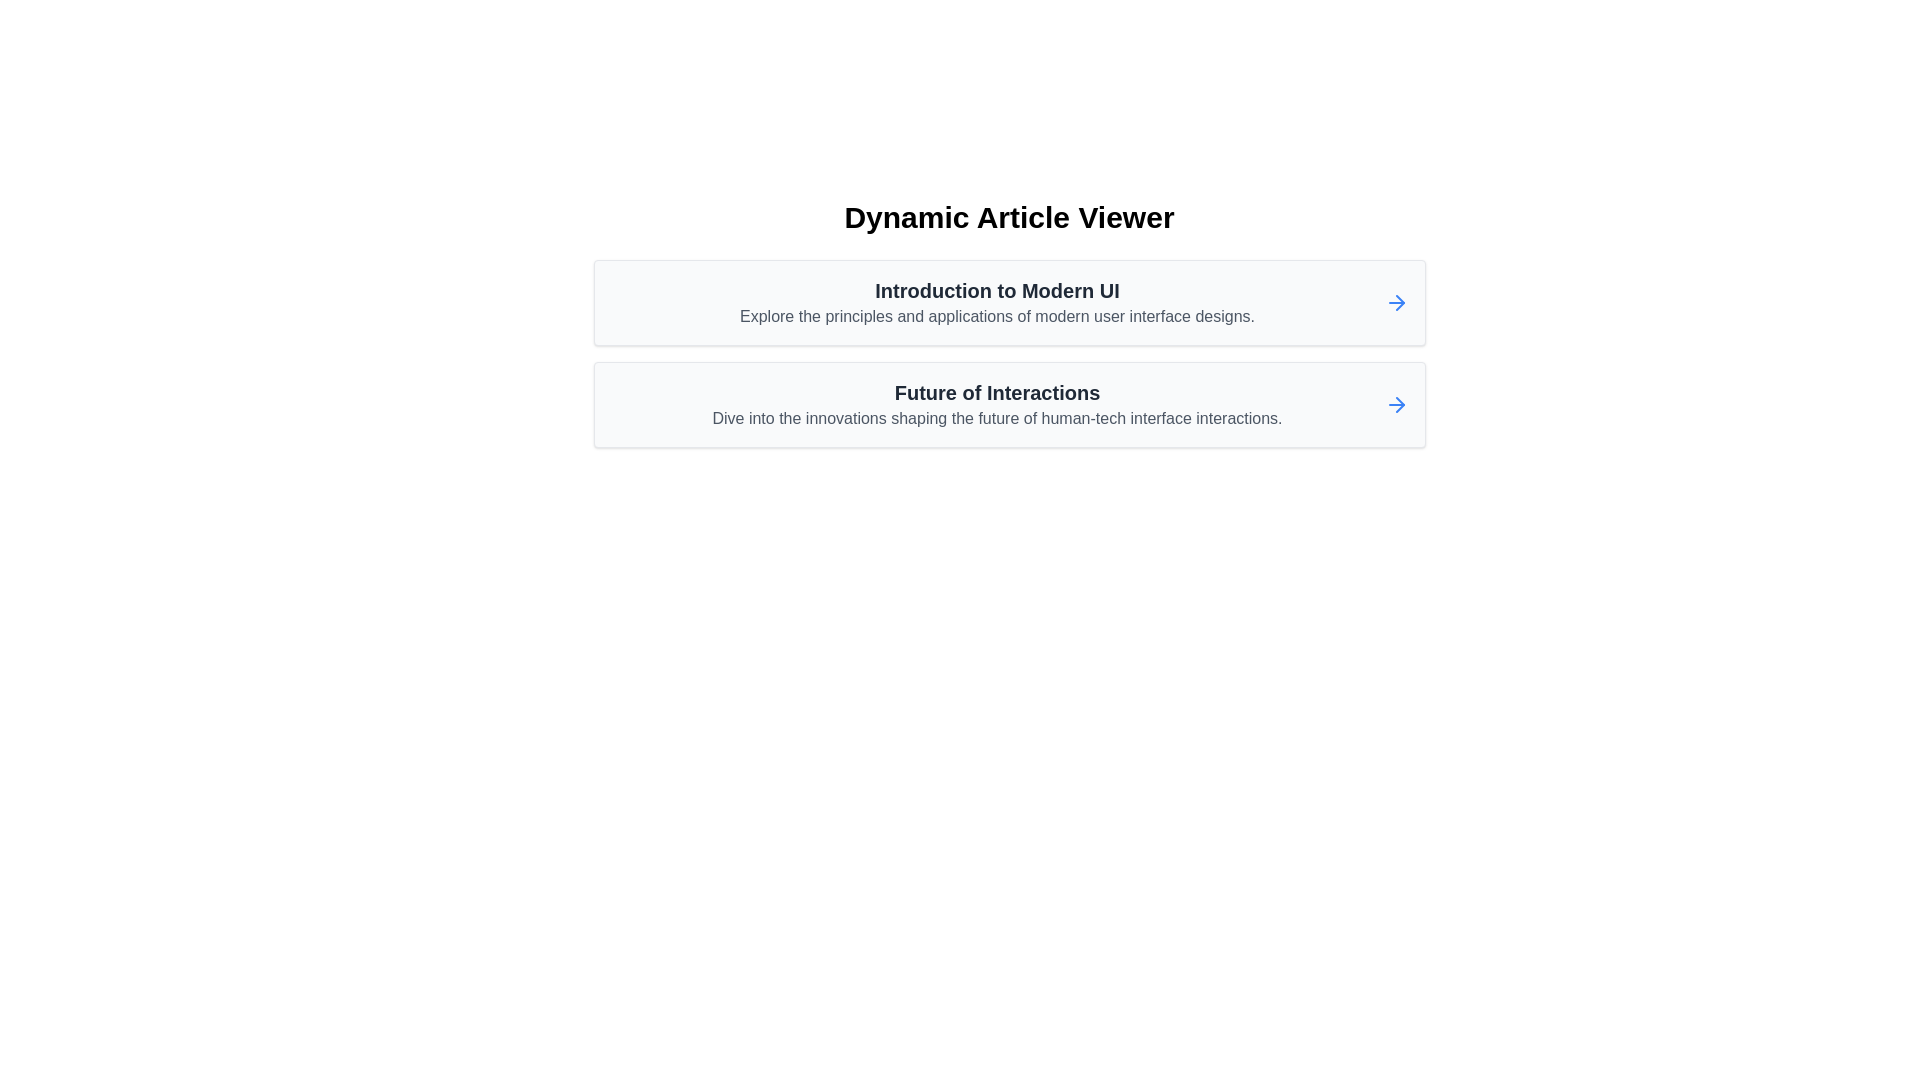 This screenshot has height=1080, width=1920. I want to click on the blue arrow icon pointing to the right, located at the right side of the 'Introduction to Modern UI' section, so click(1395, 303).